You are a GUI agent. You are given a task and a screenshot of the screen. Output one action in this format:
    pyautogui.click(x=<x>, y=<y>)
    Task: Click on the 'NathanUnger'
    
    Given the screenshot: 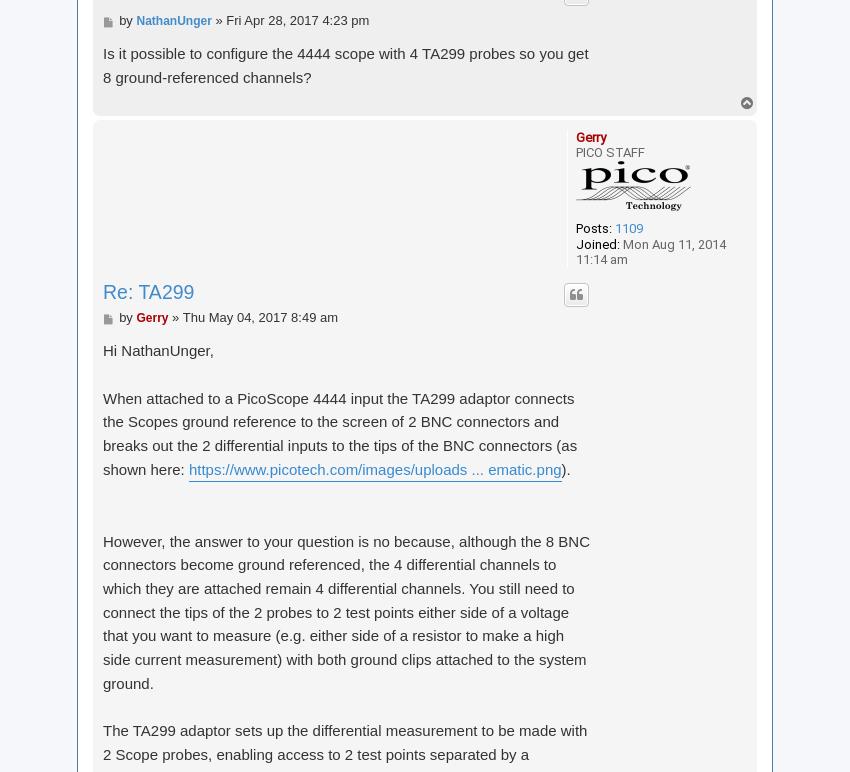 What is the action you would take?
    pyautogui.click(x=136, y=19)
    